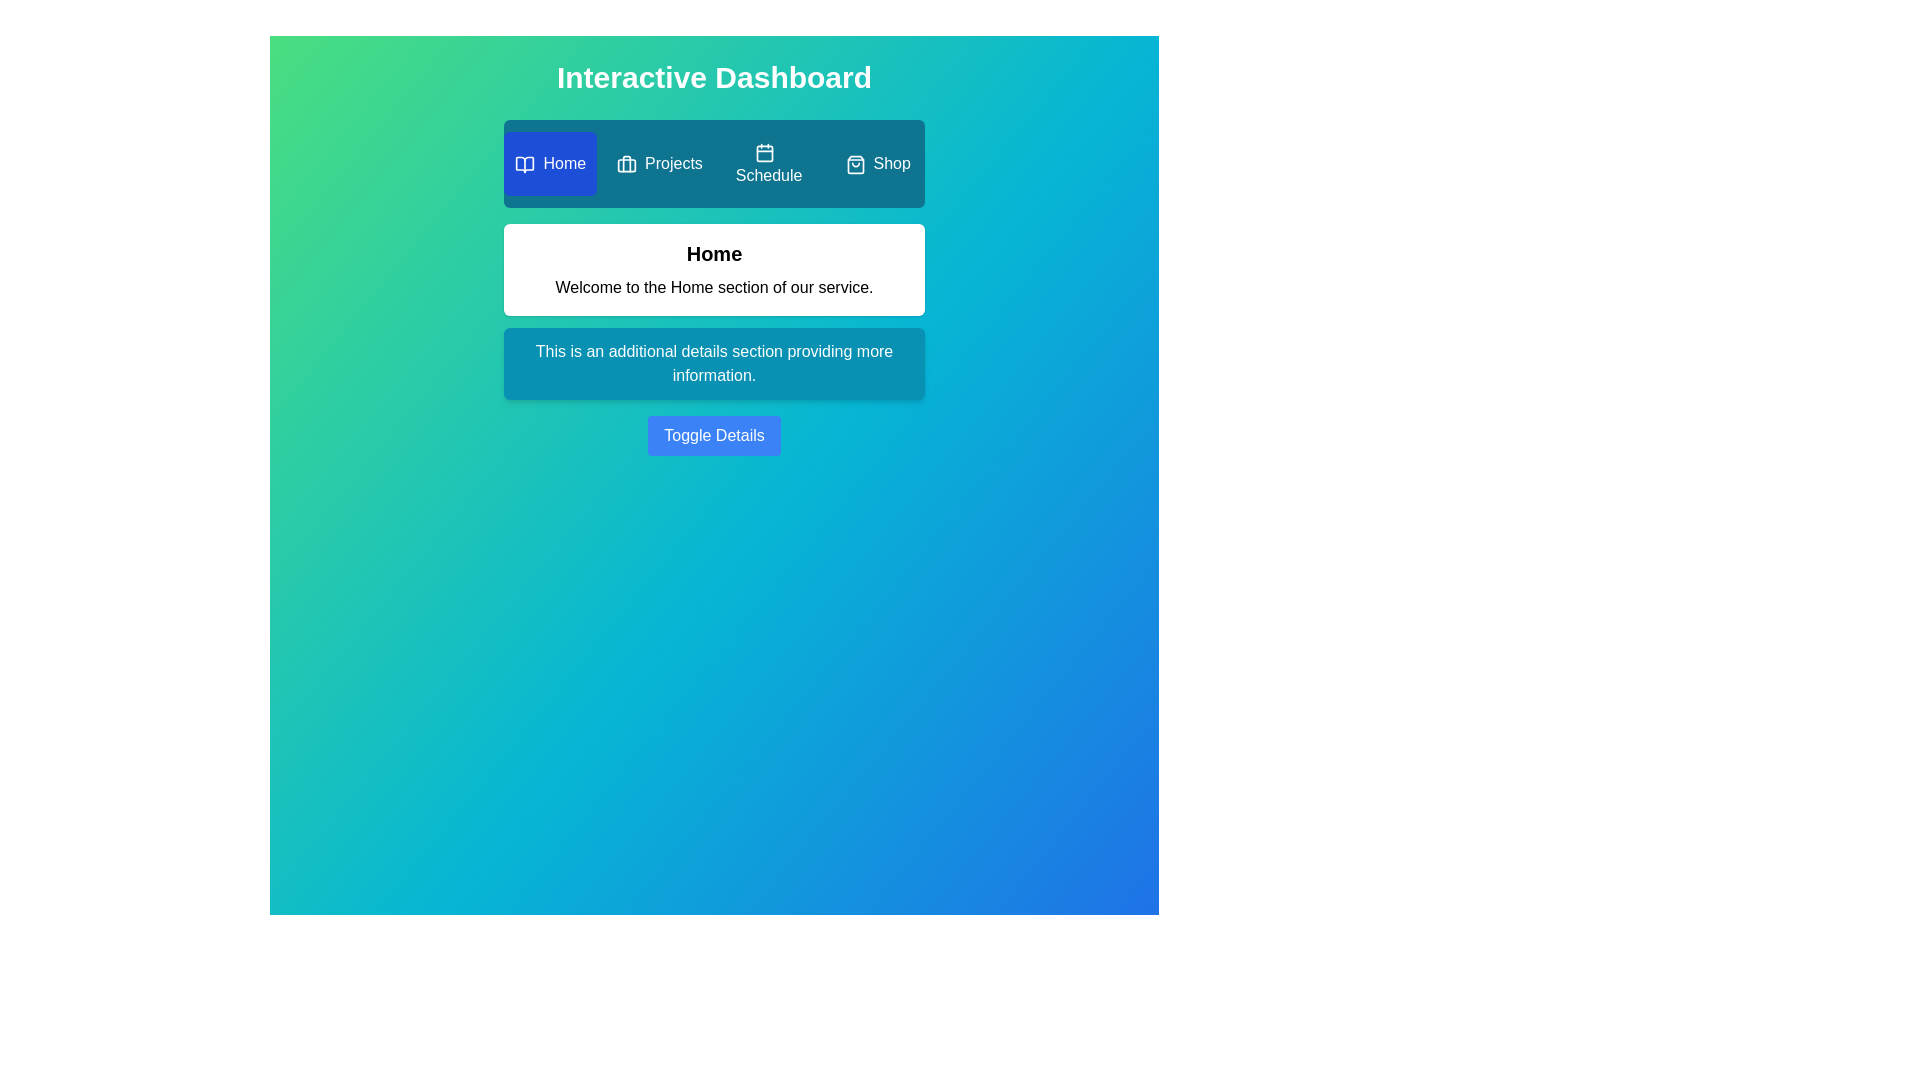 The width and height of the screenshot is (1920, 1080). I want to click on the 'Toggle Details' button to toggle the visibility of the additional details section, so click(714, 434).